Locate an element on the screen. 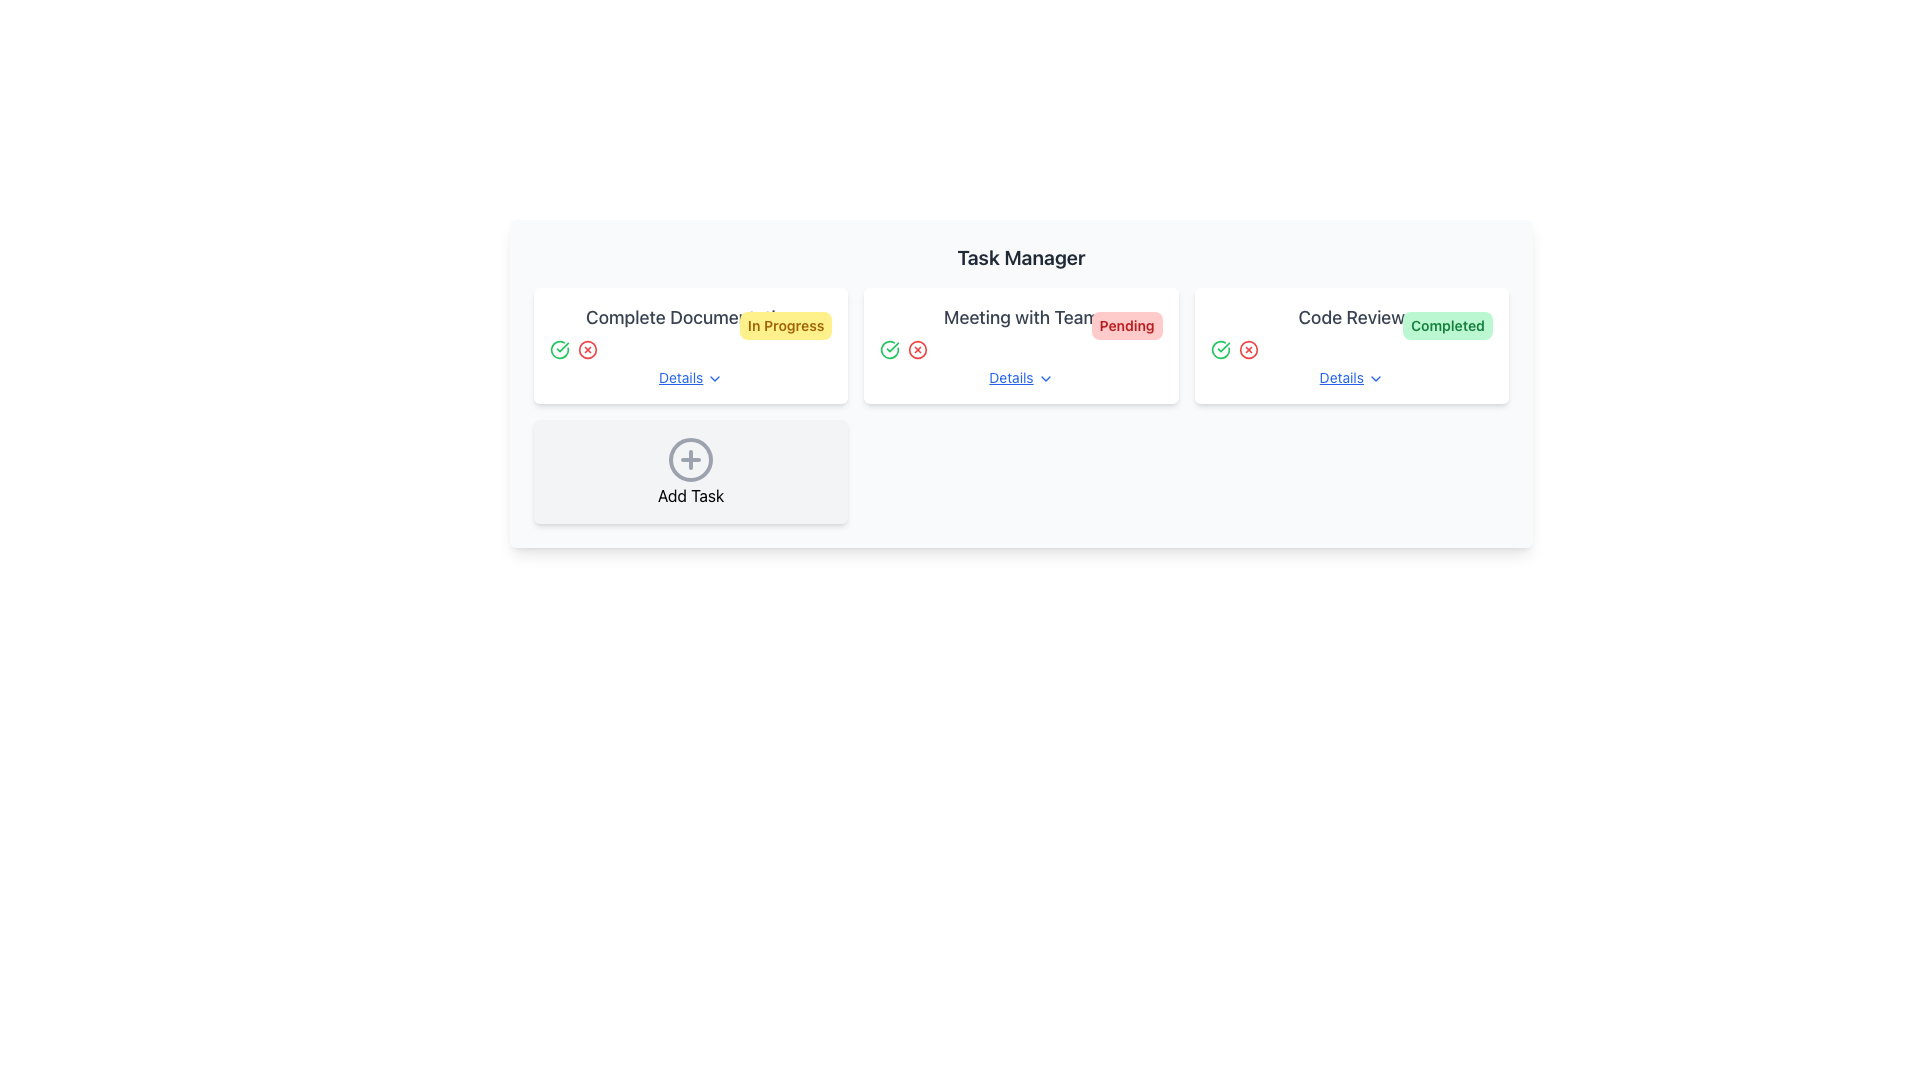 This screenshot has width=1920, height=1080. the Icon button (circle with a plus symbol) located at the top center of the 'Add Task' card in the bottom left corner of the task management interface is located at coordinates (691, 459).